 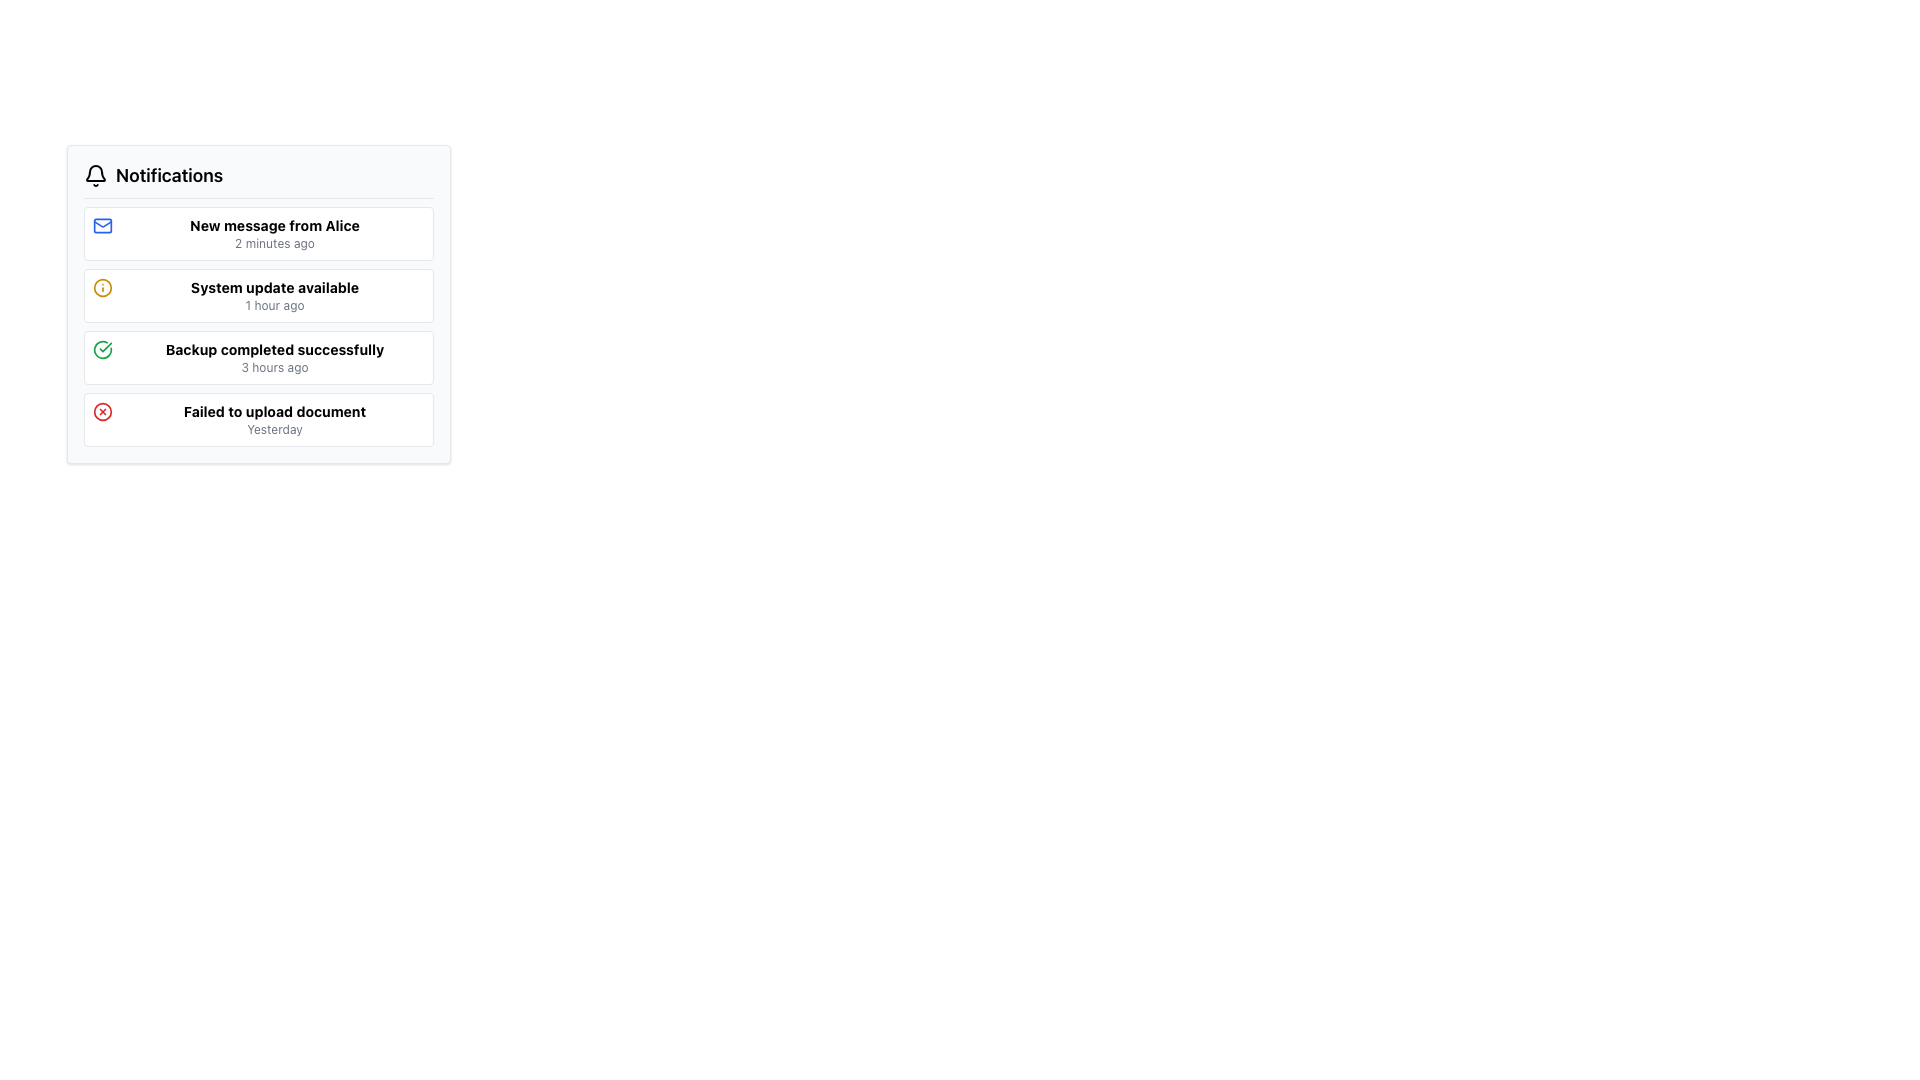 What do you see at coordinates (273, 357) in the screenshot?
I see `text from the Text Block that states 'Backup completed successfully' and '3 hours ago', which is the third element in the vertically stacked list within the notification panel` at bounding box center [273, 357].